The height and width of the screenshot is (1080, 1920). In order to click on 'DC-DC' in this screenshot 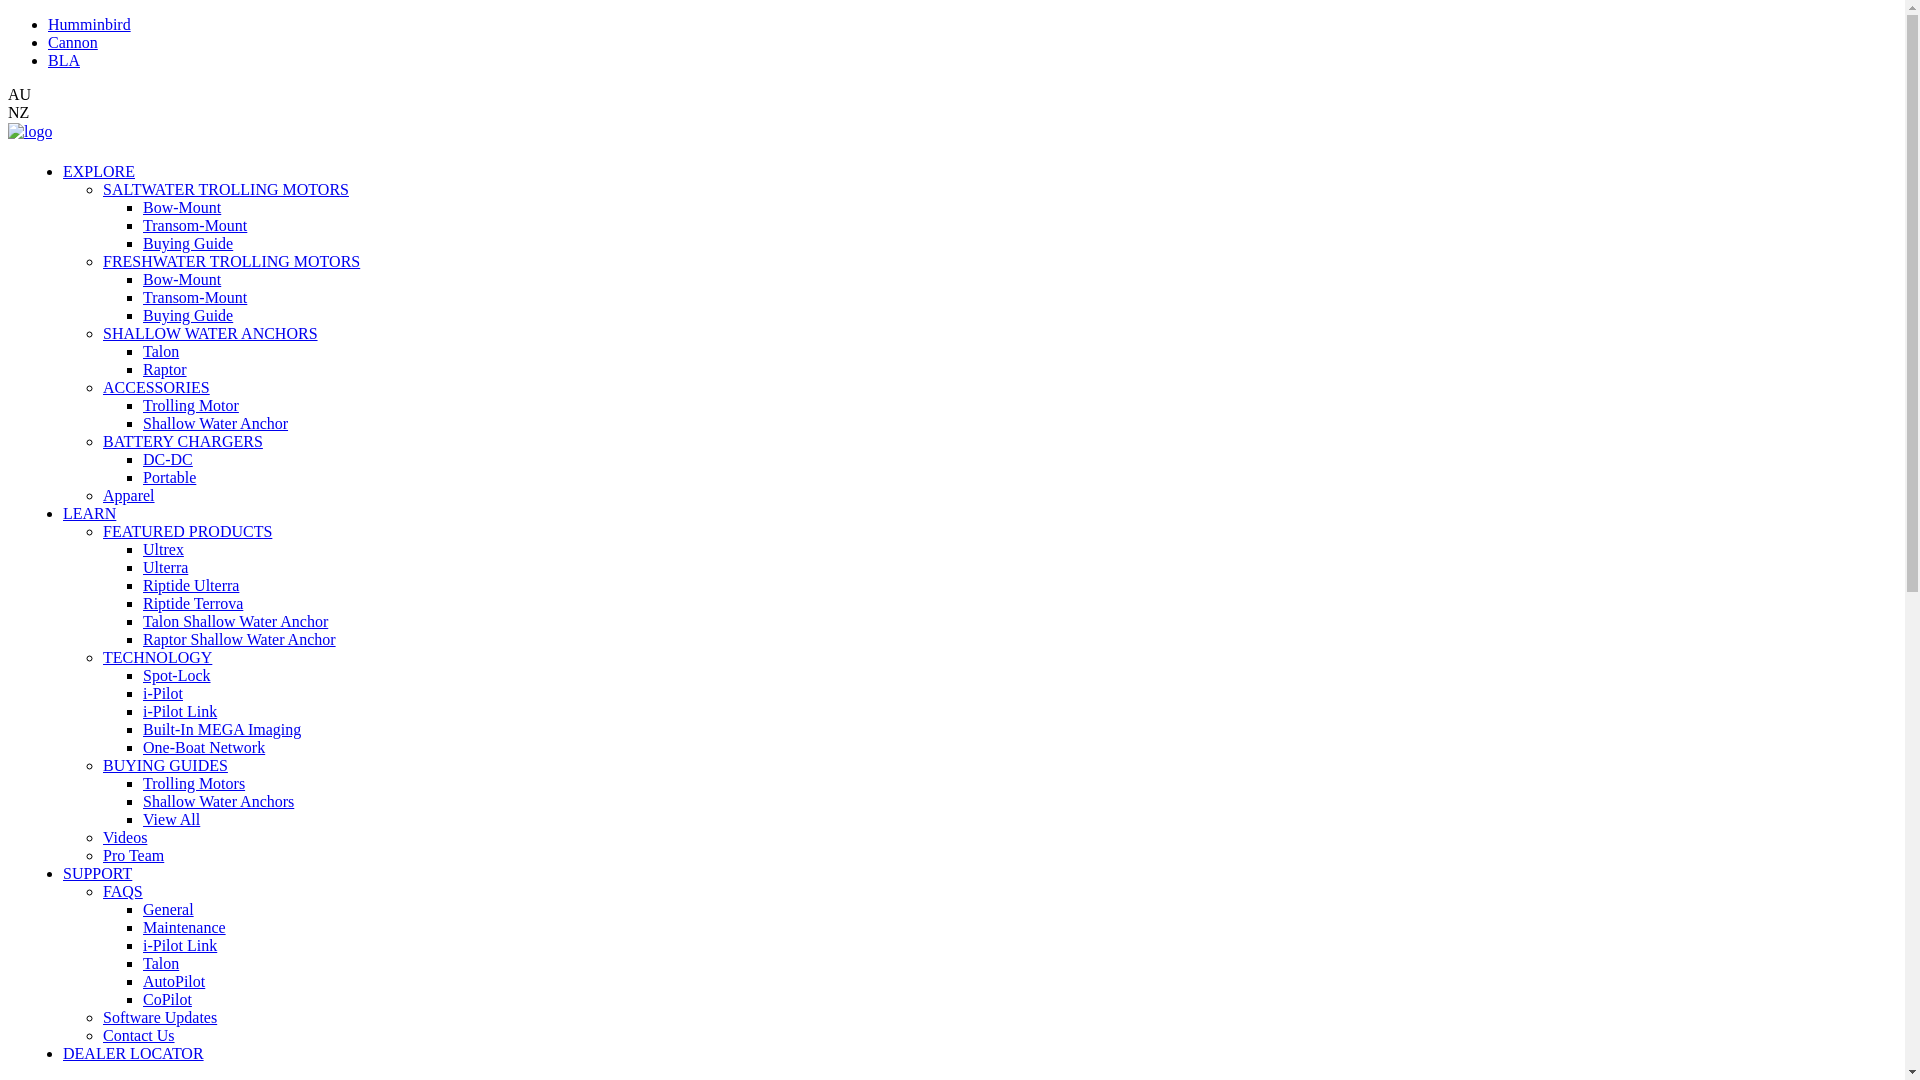, I will do `click(168, 459)`.